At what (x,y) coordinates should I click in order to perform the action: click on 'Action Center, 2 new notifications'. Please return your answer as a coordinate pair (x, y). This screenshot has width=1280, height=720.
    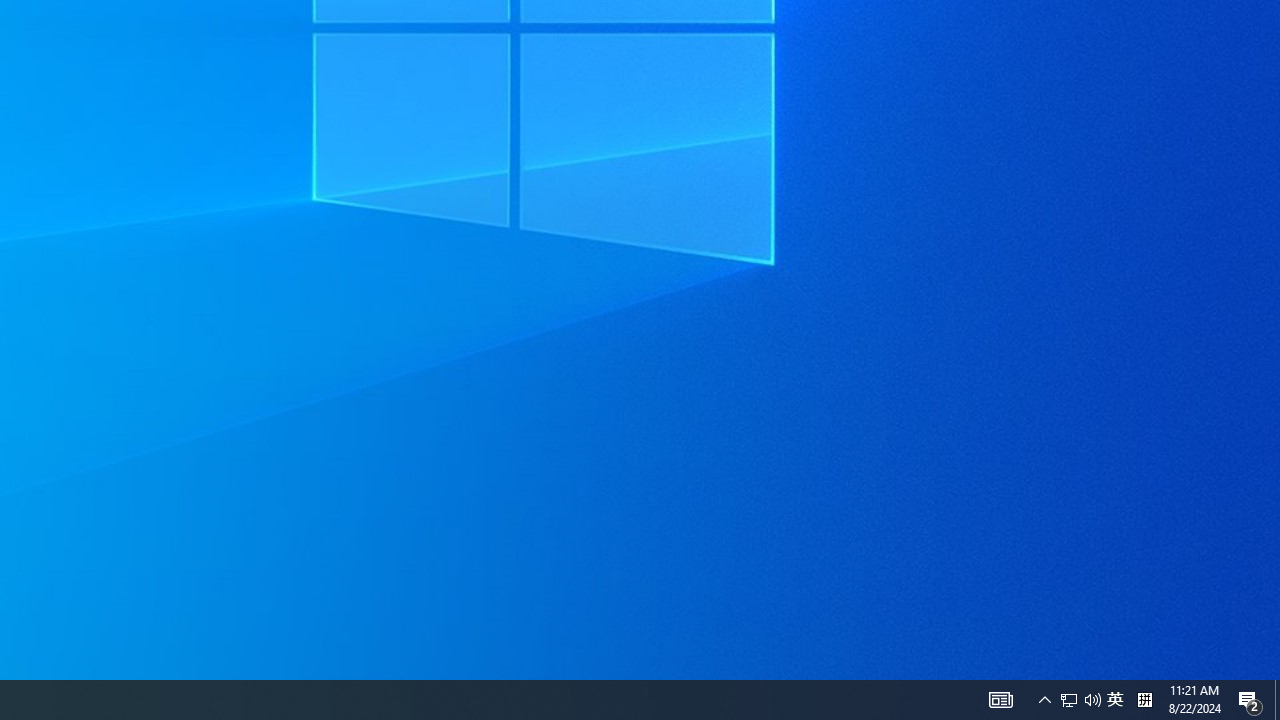
    Looking at the image, I should click on (1276, 698).